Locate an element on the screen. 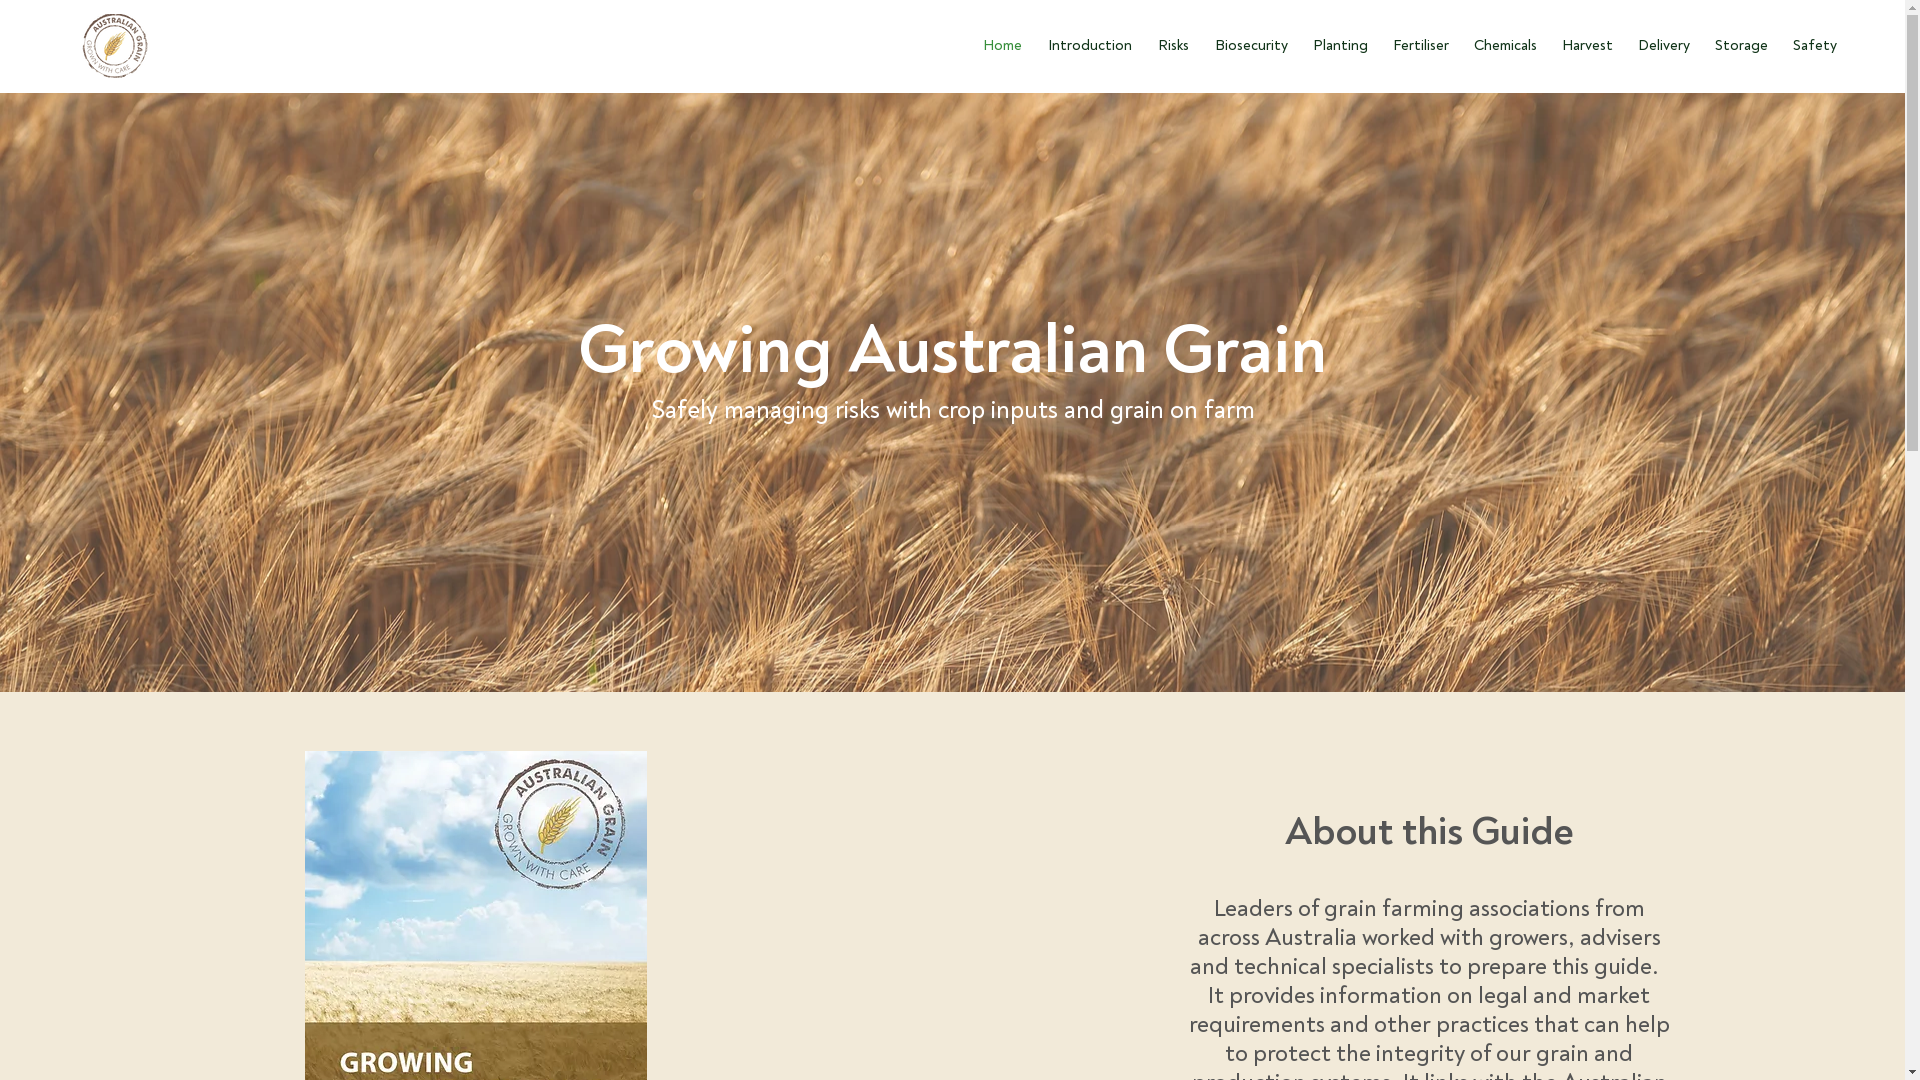  'Biosecurity' is located at coordinates (1199, 45).